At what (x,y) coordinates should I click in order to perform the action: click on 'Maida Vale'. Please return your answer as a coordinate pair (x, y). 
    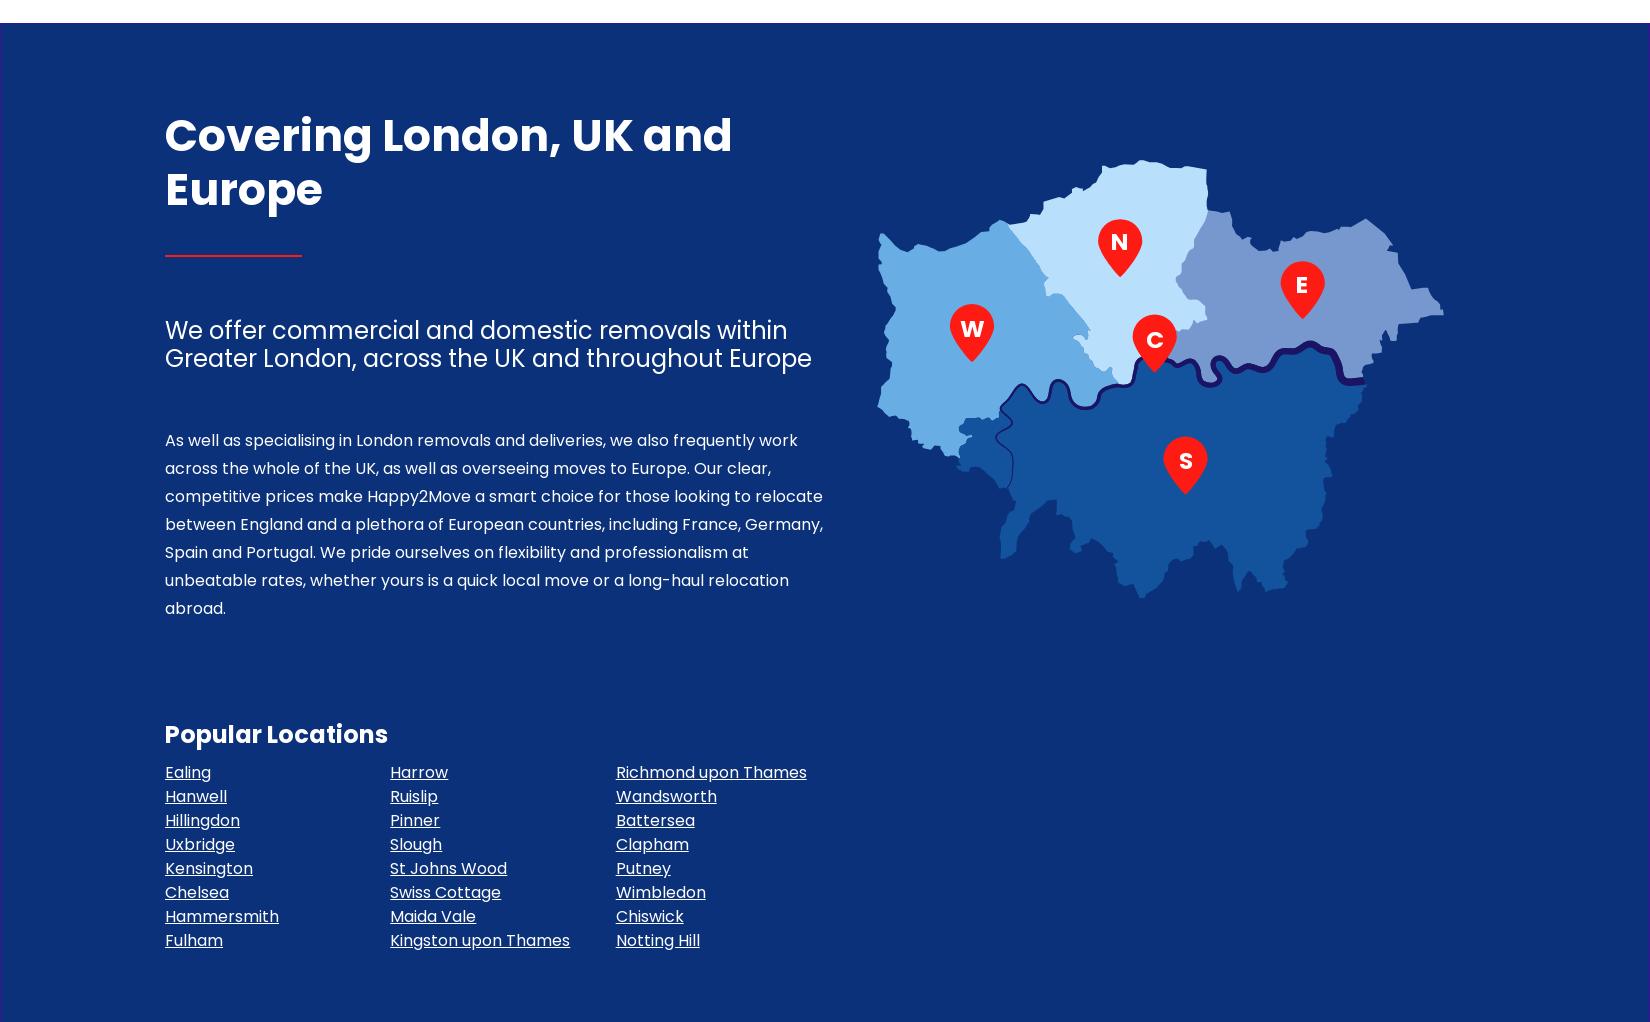
    Looking at the image, I should click on (431, 916).